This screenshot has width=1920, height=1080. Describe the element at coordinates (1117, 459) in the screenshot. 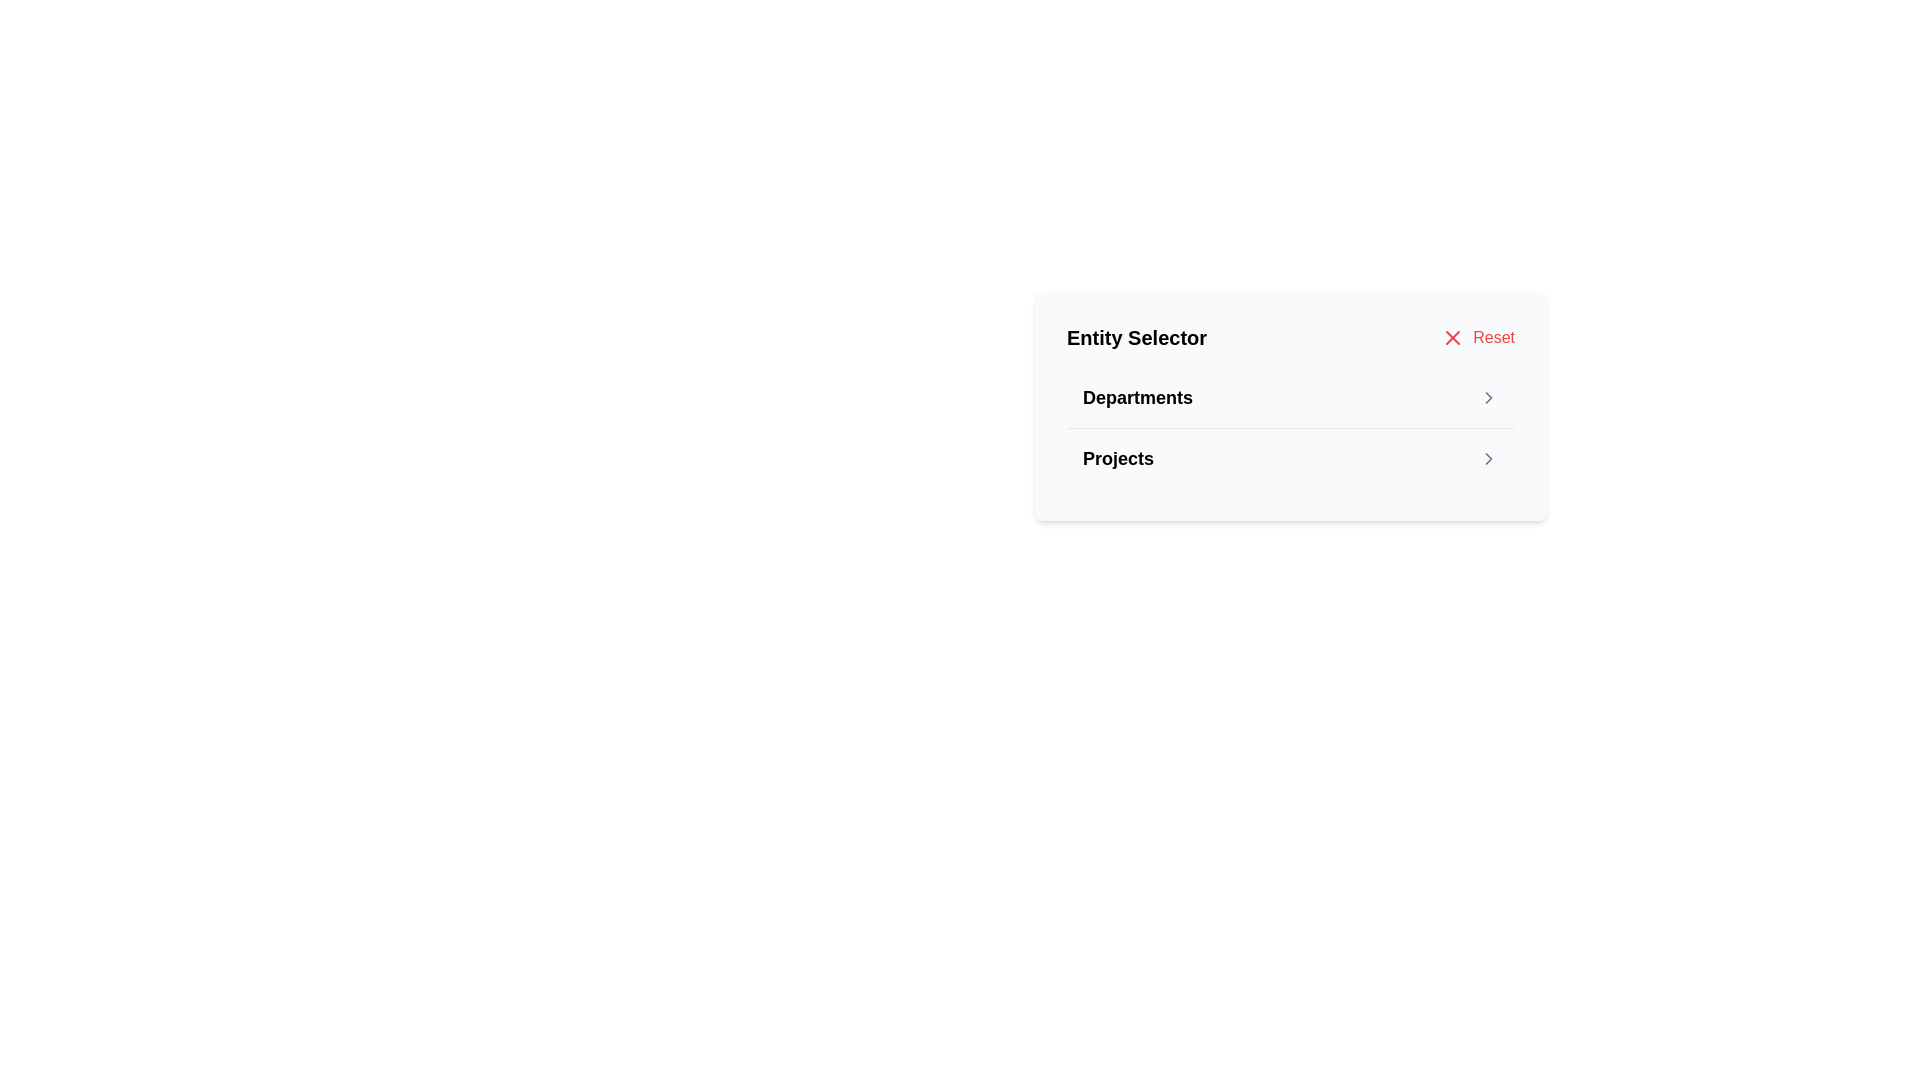

I see `the 'Projects' text label located in the bottom row of the card interface, aligned below 'Departments' and followed by an arrow icon` at that location.